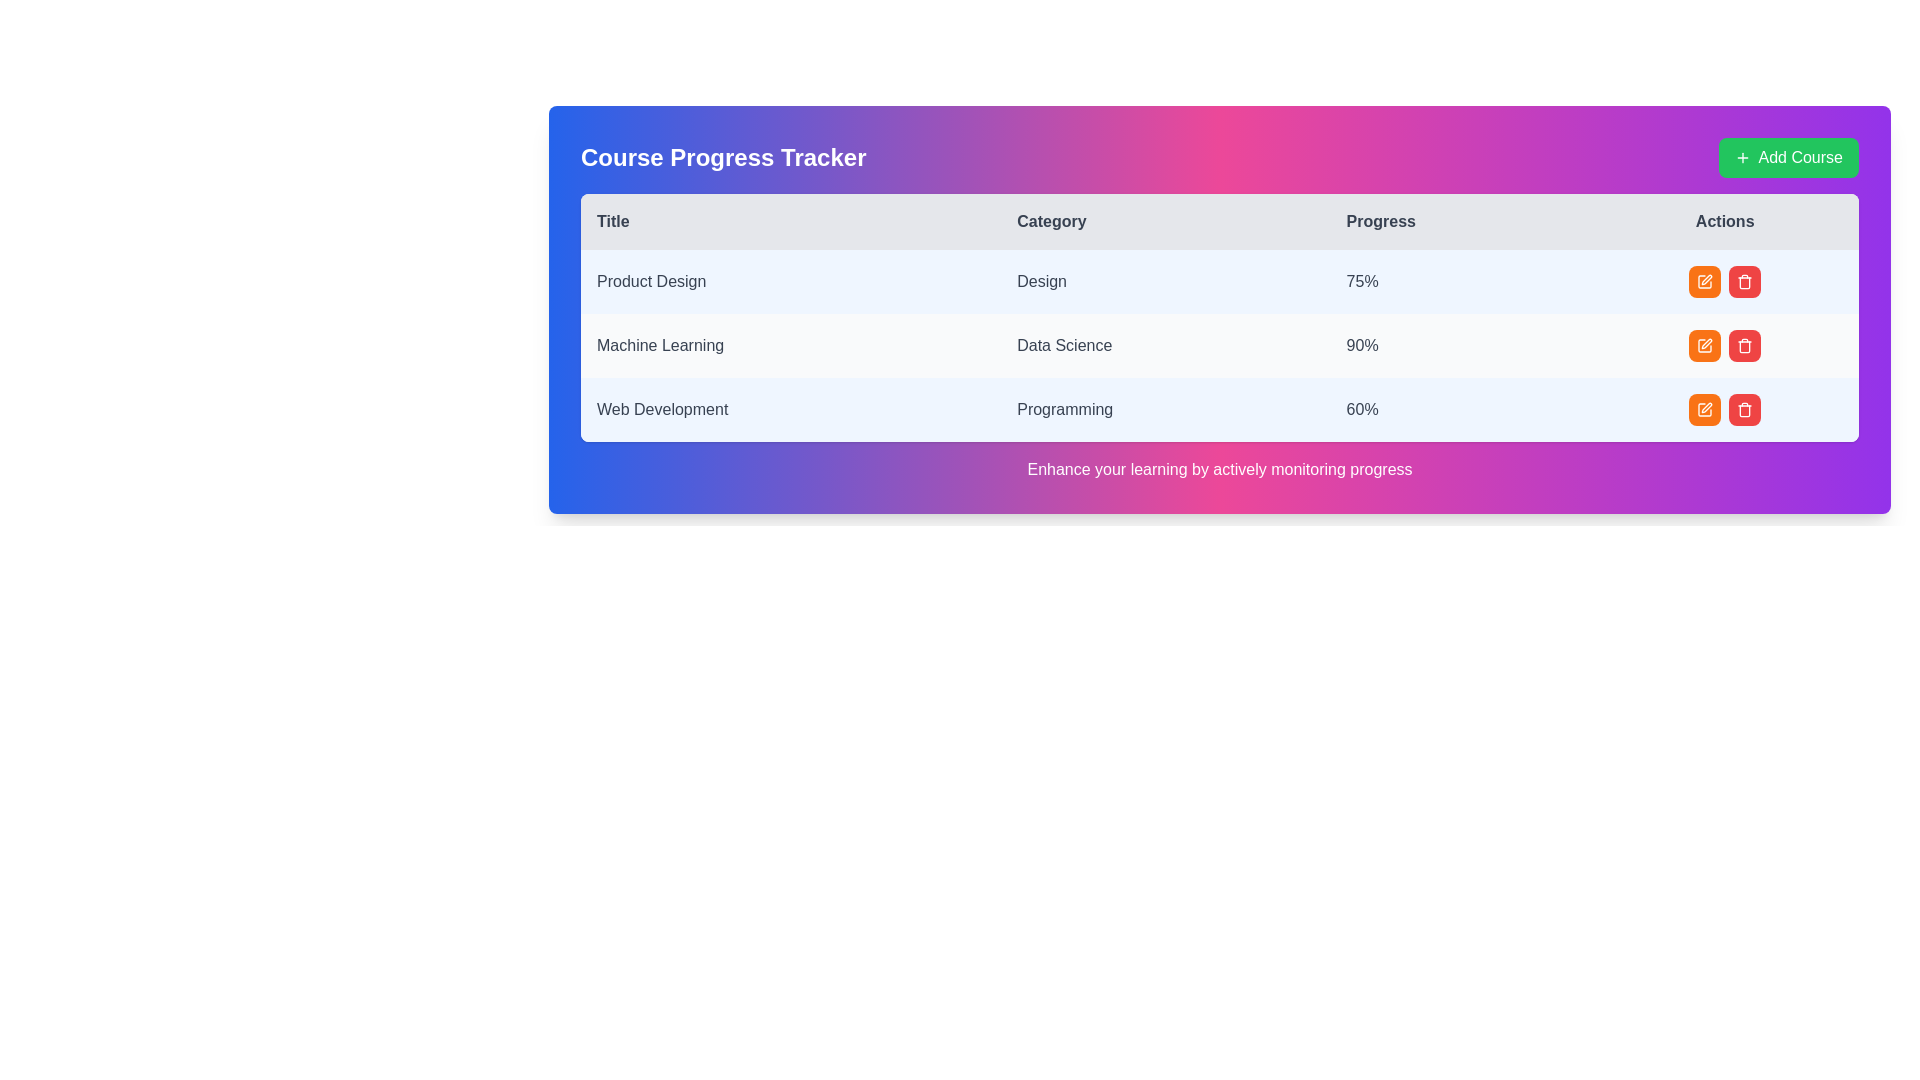  I want to click on the 'Add Course' icon, which is located on the left-hand side of the 'Add Course' button at the top-right corner of the layout, above the course progress table, so click(1741, 157).